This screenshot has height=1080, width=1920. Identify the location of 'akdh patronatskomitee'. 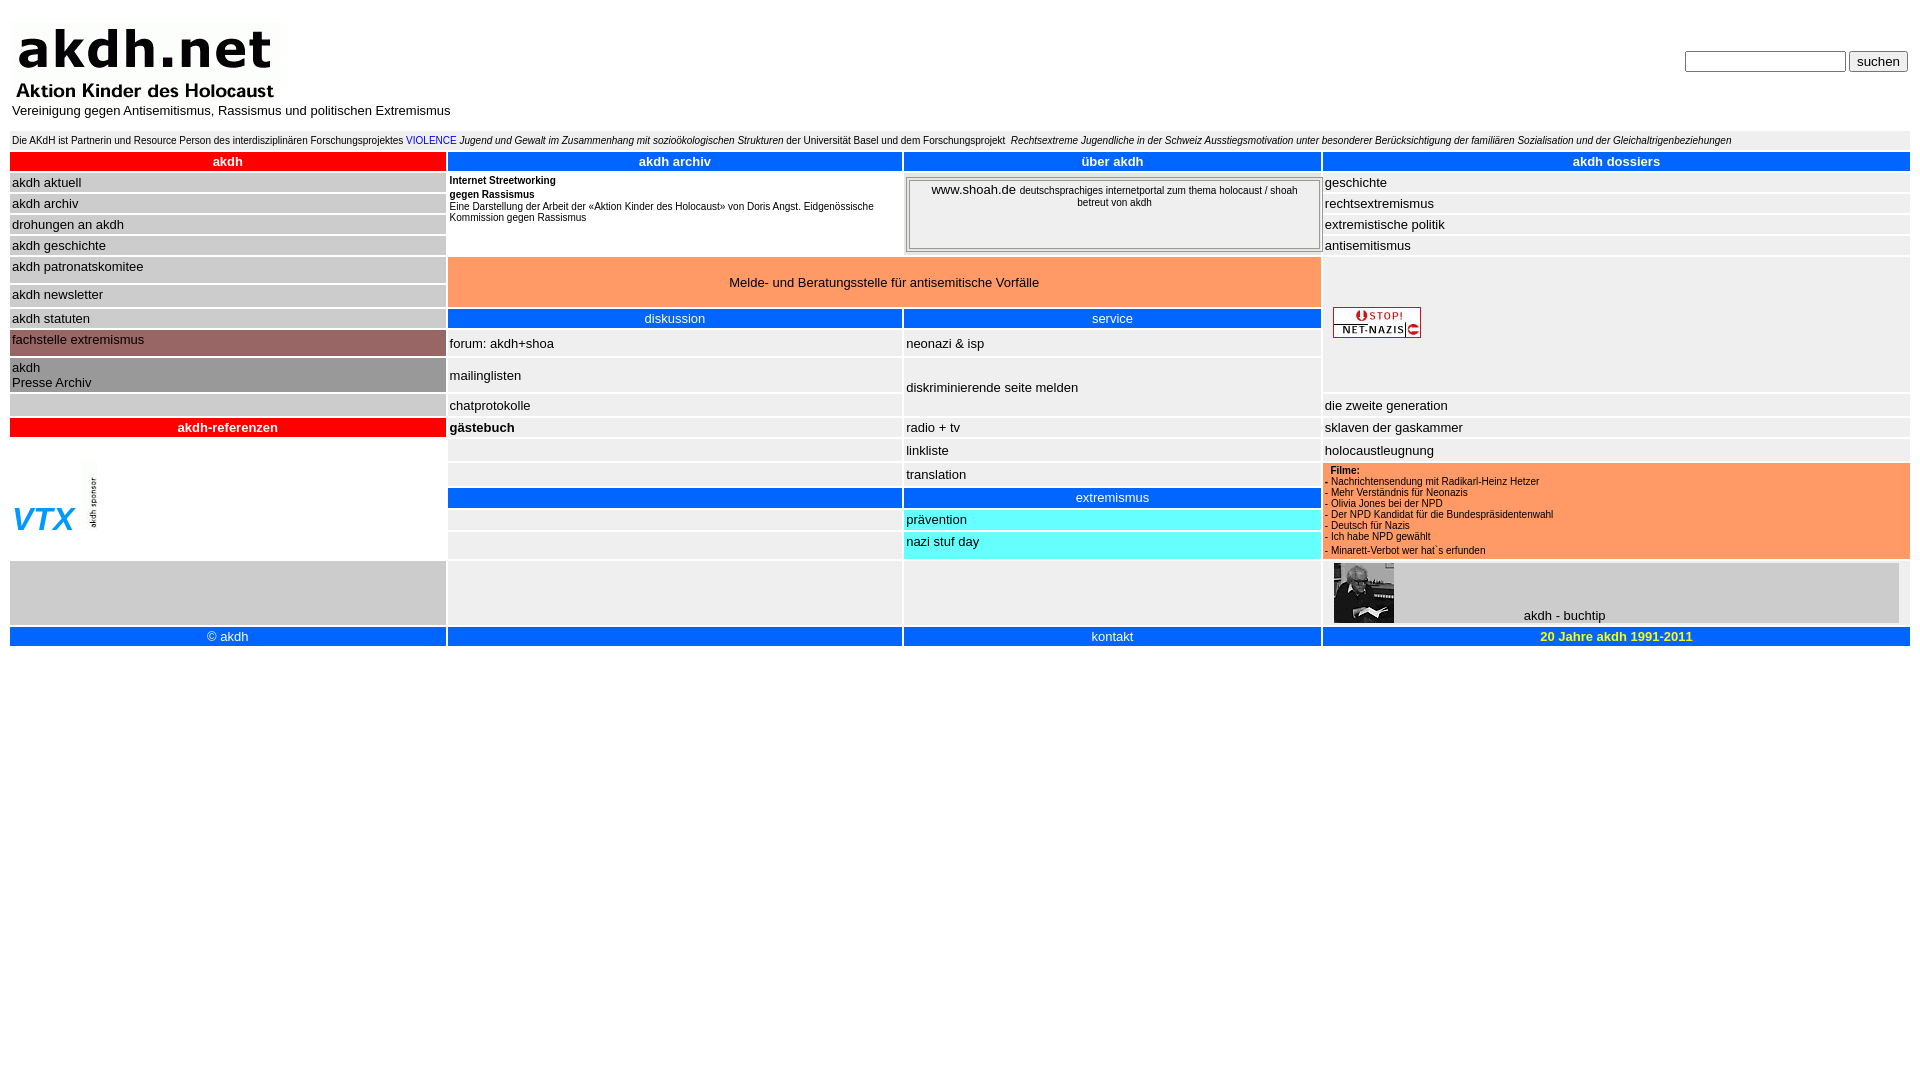
(77, 265).